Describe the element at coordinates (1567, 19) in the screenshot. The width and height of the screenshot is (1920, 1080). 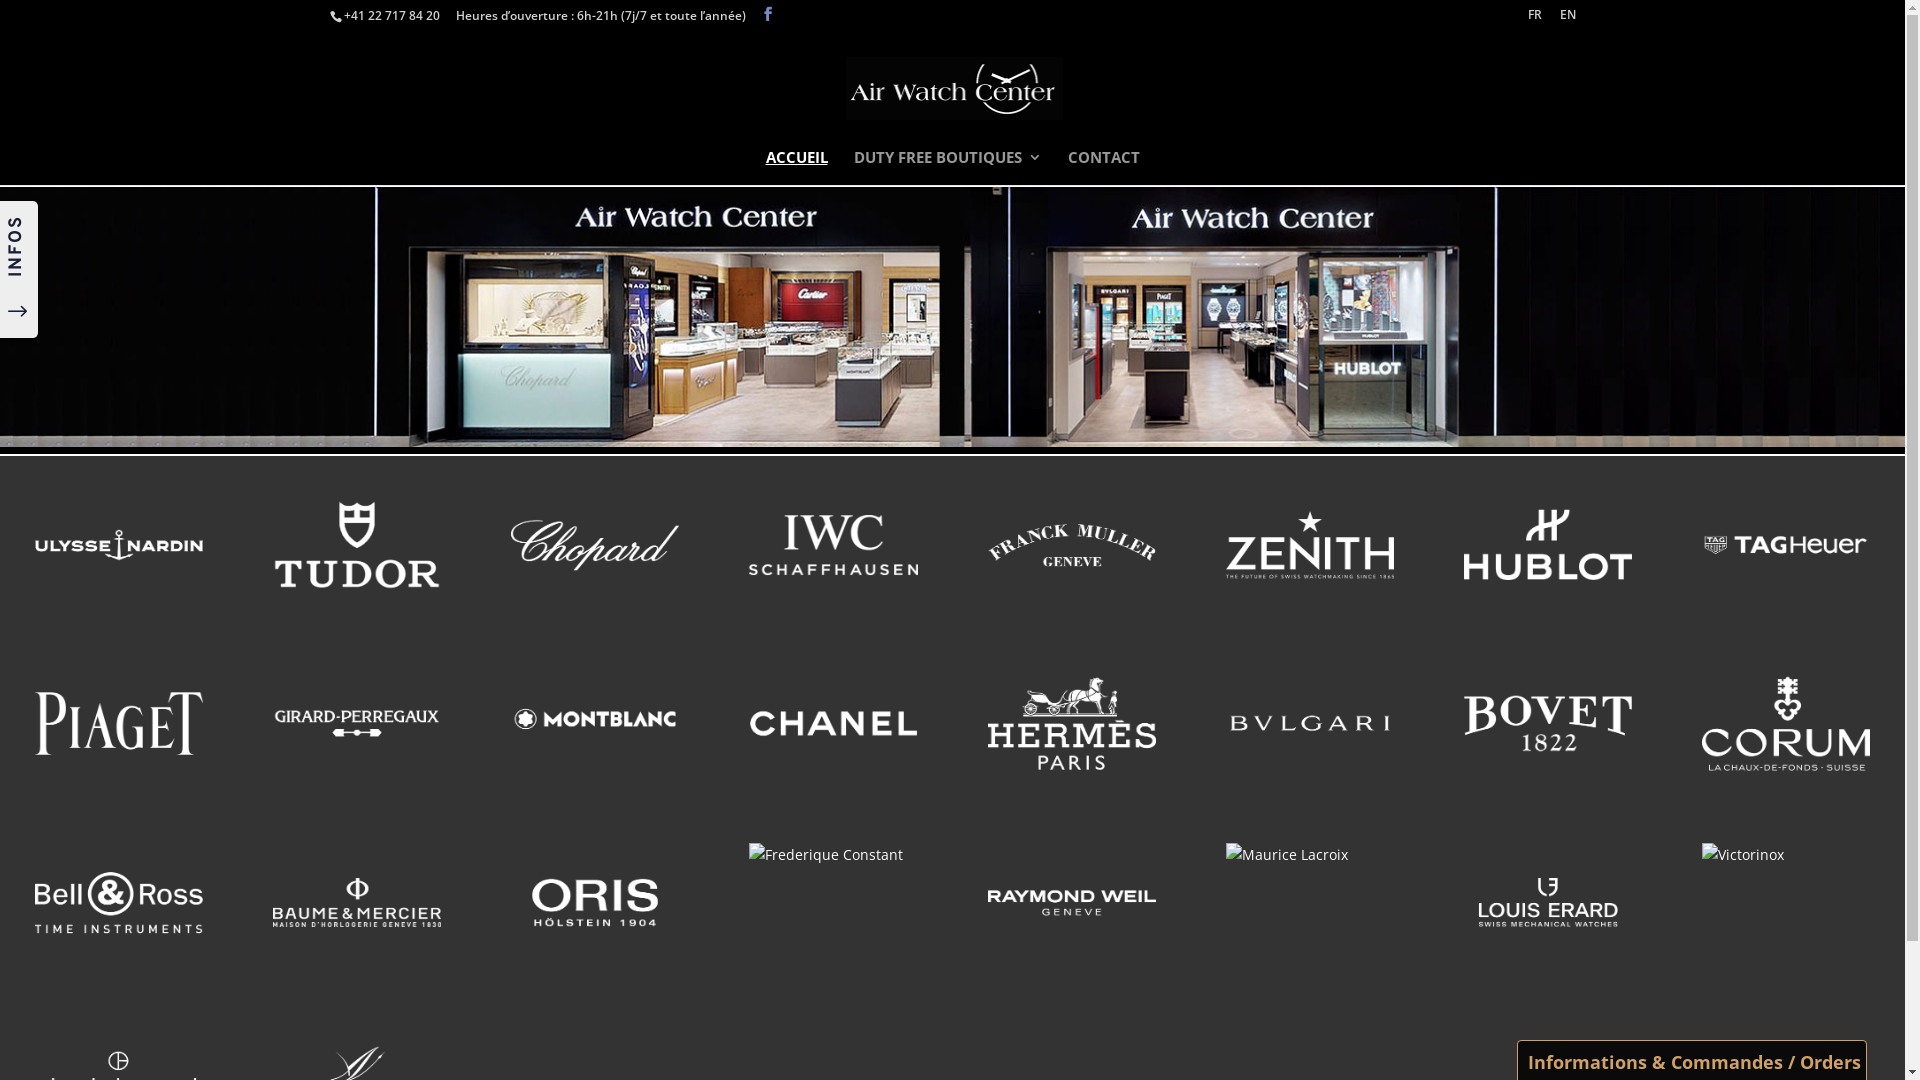
I see `'EN'` at that location.